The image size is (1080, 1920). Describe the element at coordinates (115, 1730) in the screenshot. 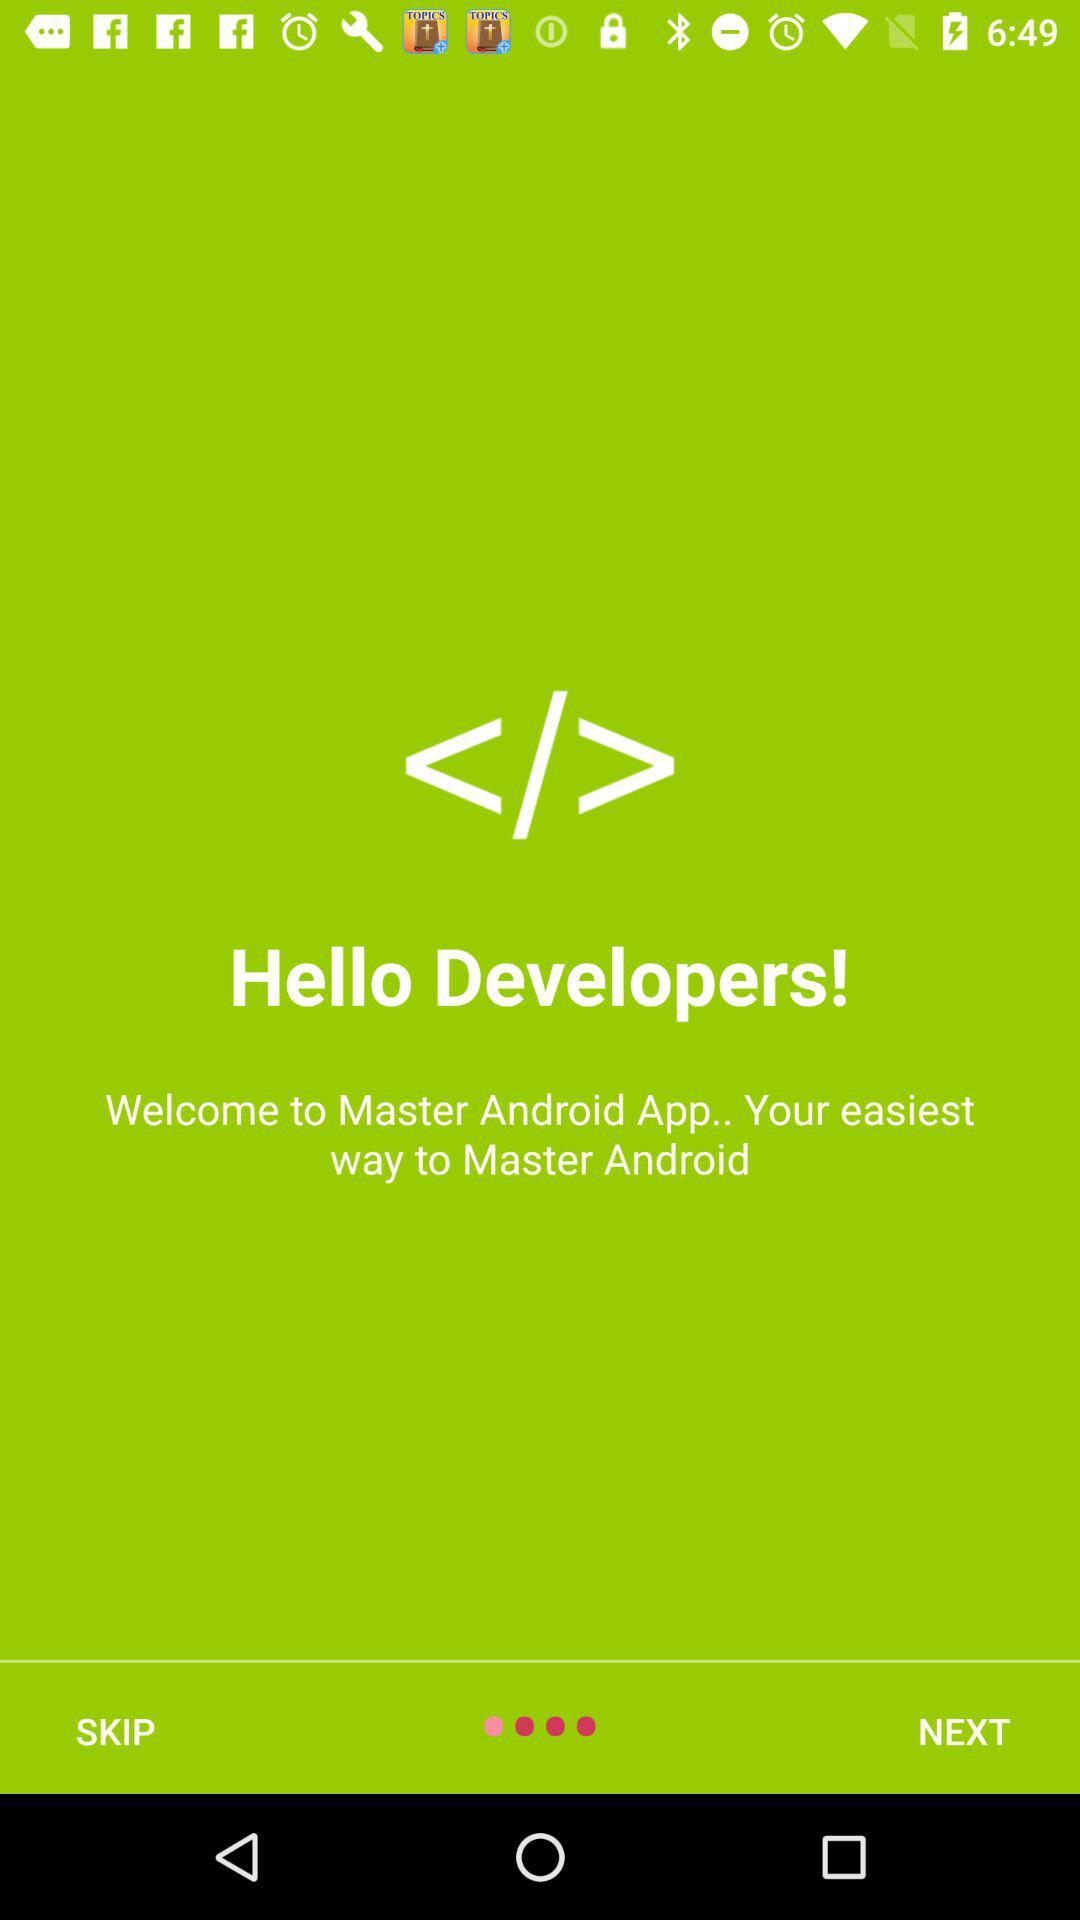

I see `icon at the bottom left corner` at that location.